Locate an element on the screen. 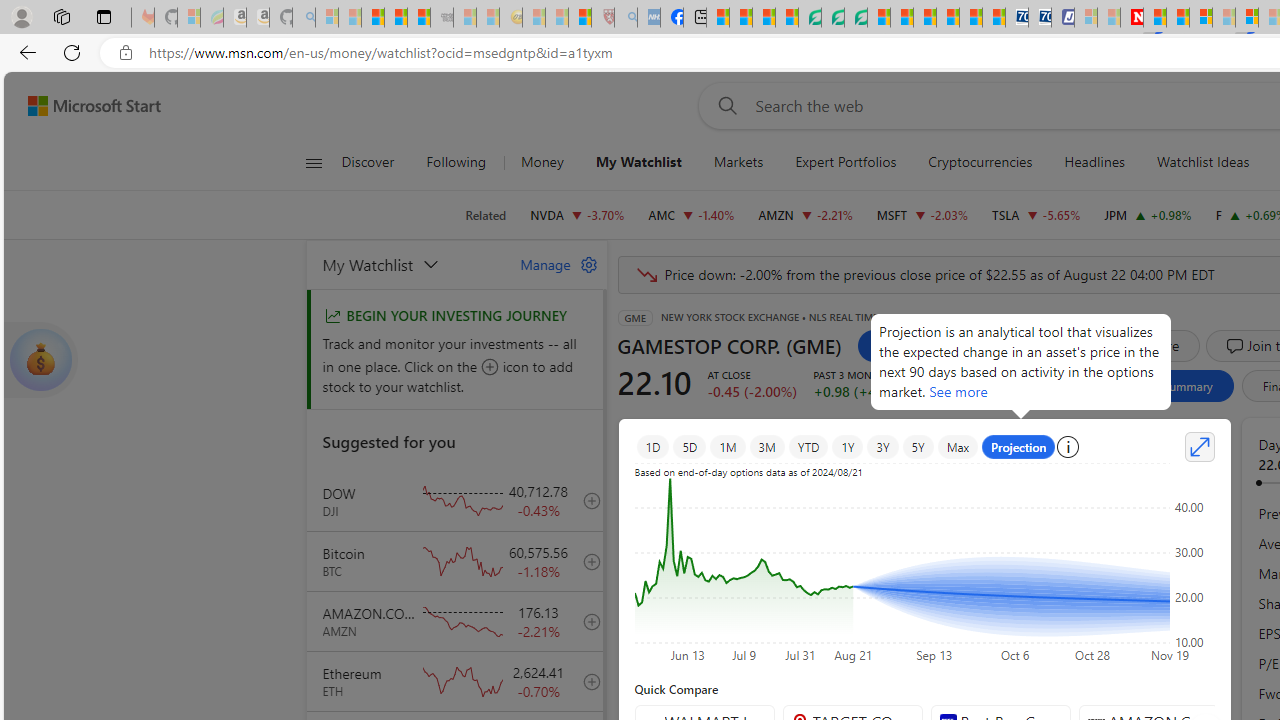 This screenshot has width=1280, height=720. 'Microsoft account | Privacy - Sleeping' is located at coordinates (1085, 17).